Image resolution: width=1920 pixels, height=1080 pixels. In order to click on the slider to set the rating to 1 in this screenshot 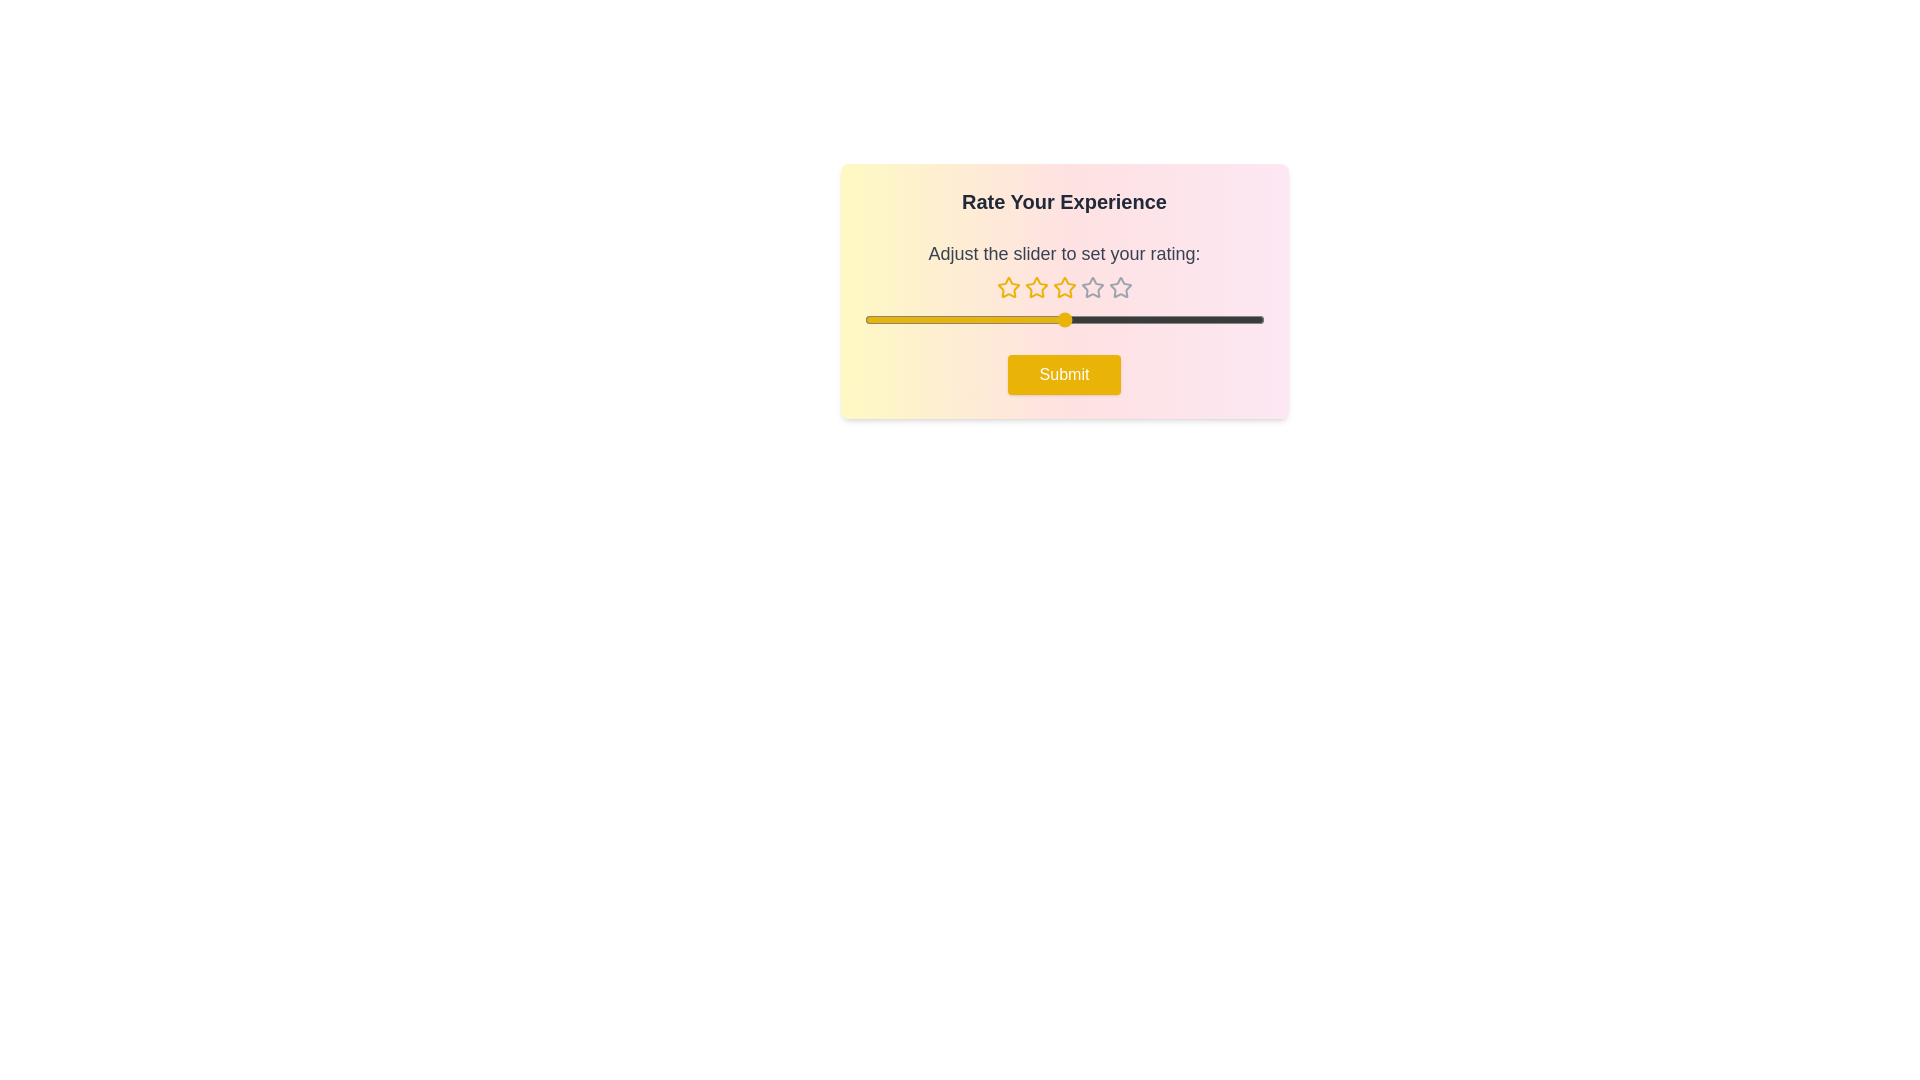, I will do `click(864, 319)`.